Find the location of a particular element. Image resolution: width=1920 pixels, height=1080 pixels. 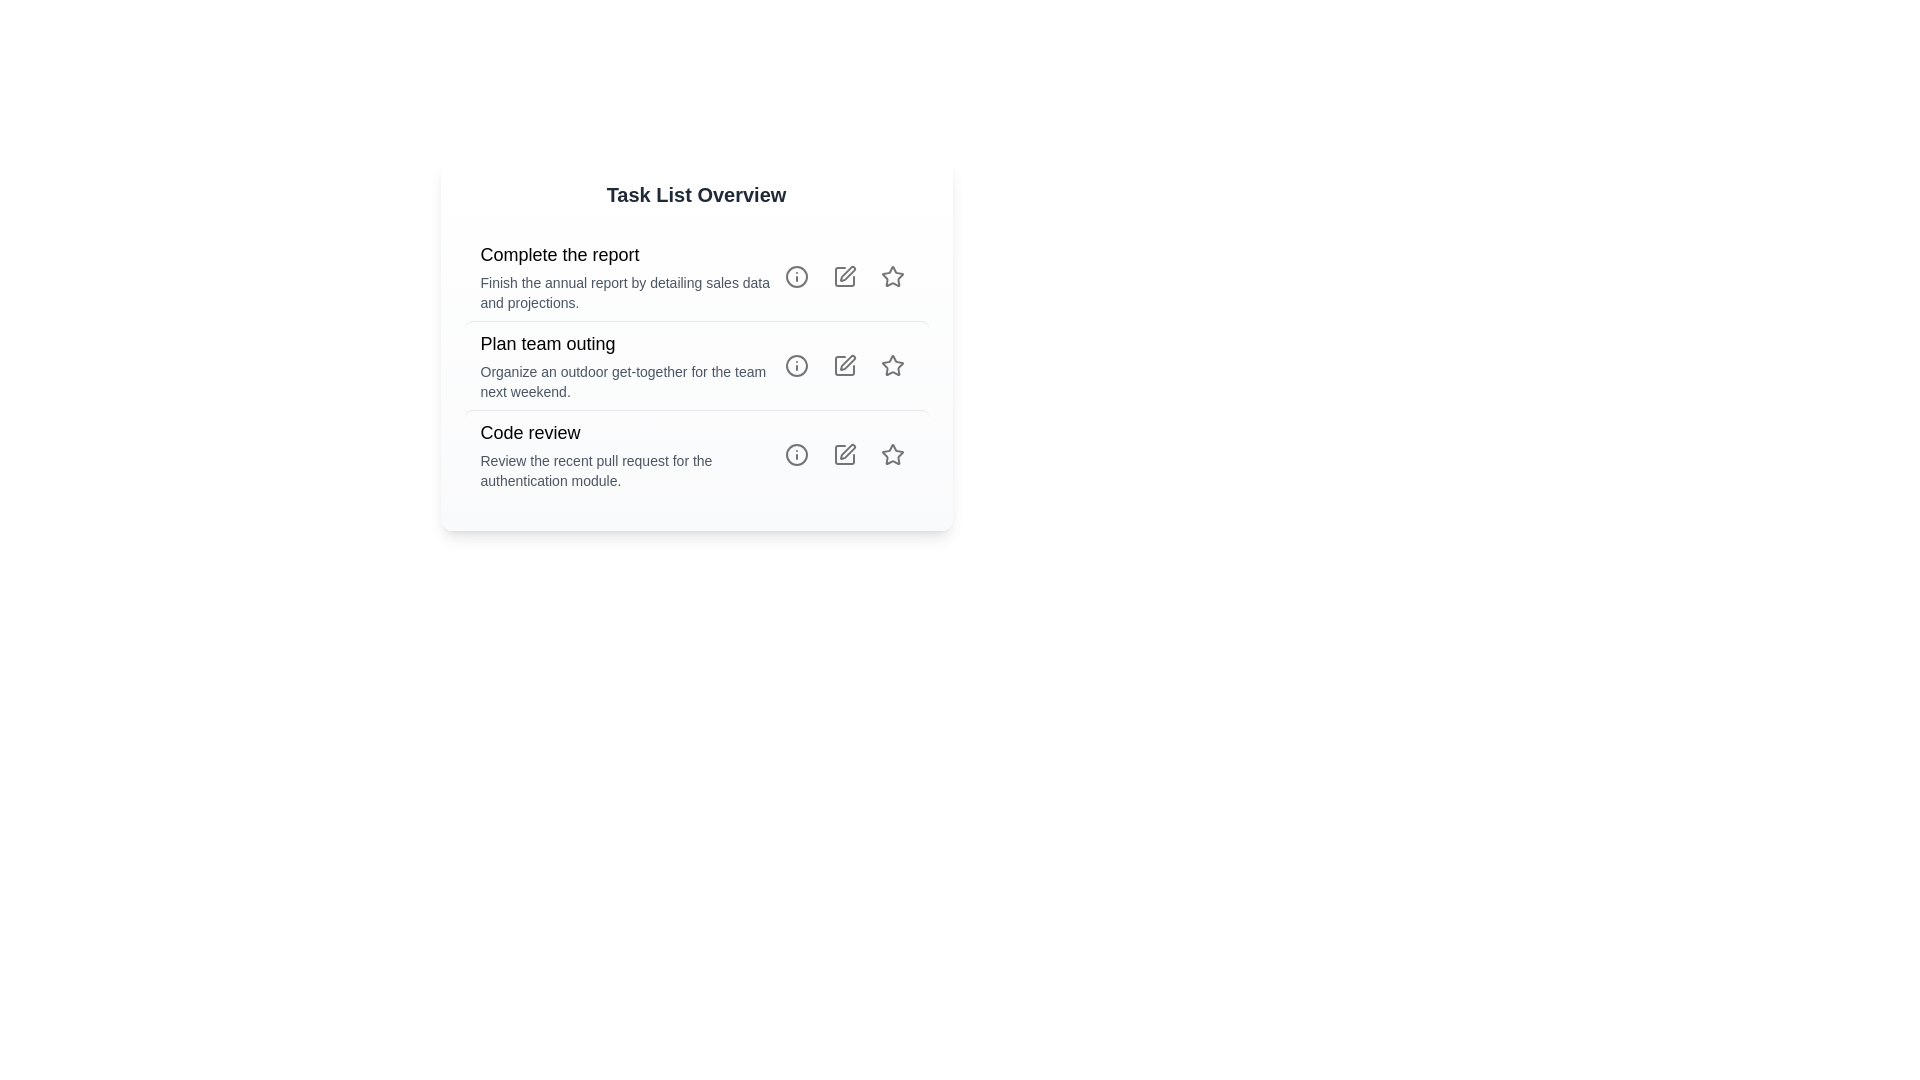

the star-shaped icon with a yellow outline at the far-right end of the row representing the task 'Complete the report' is located at coordinates (891, 277).